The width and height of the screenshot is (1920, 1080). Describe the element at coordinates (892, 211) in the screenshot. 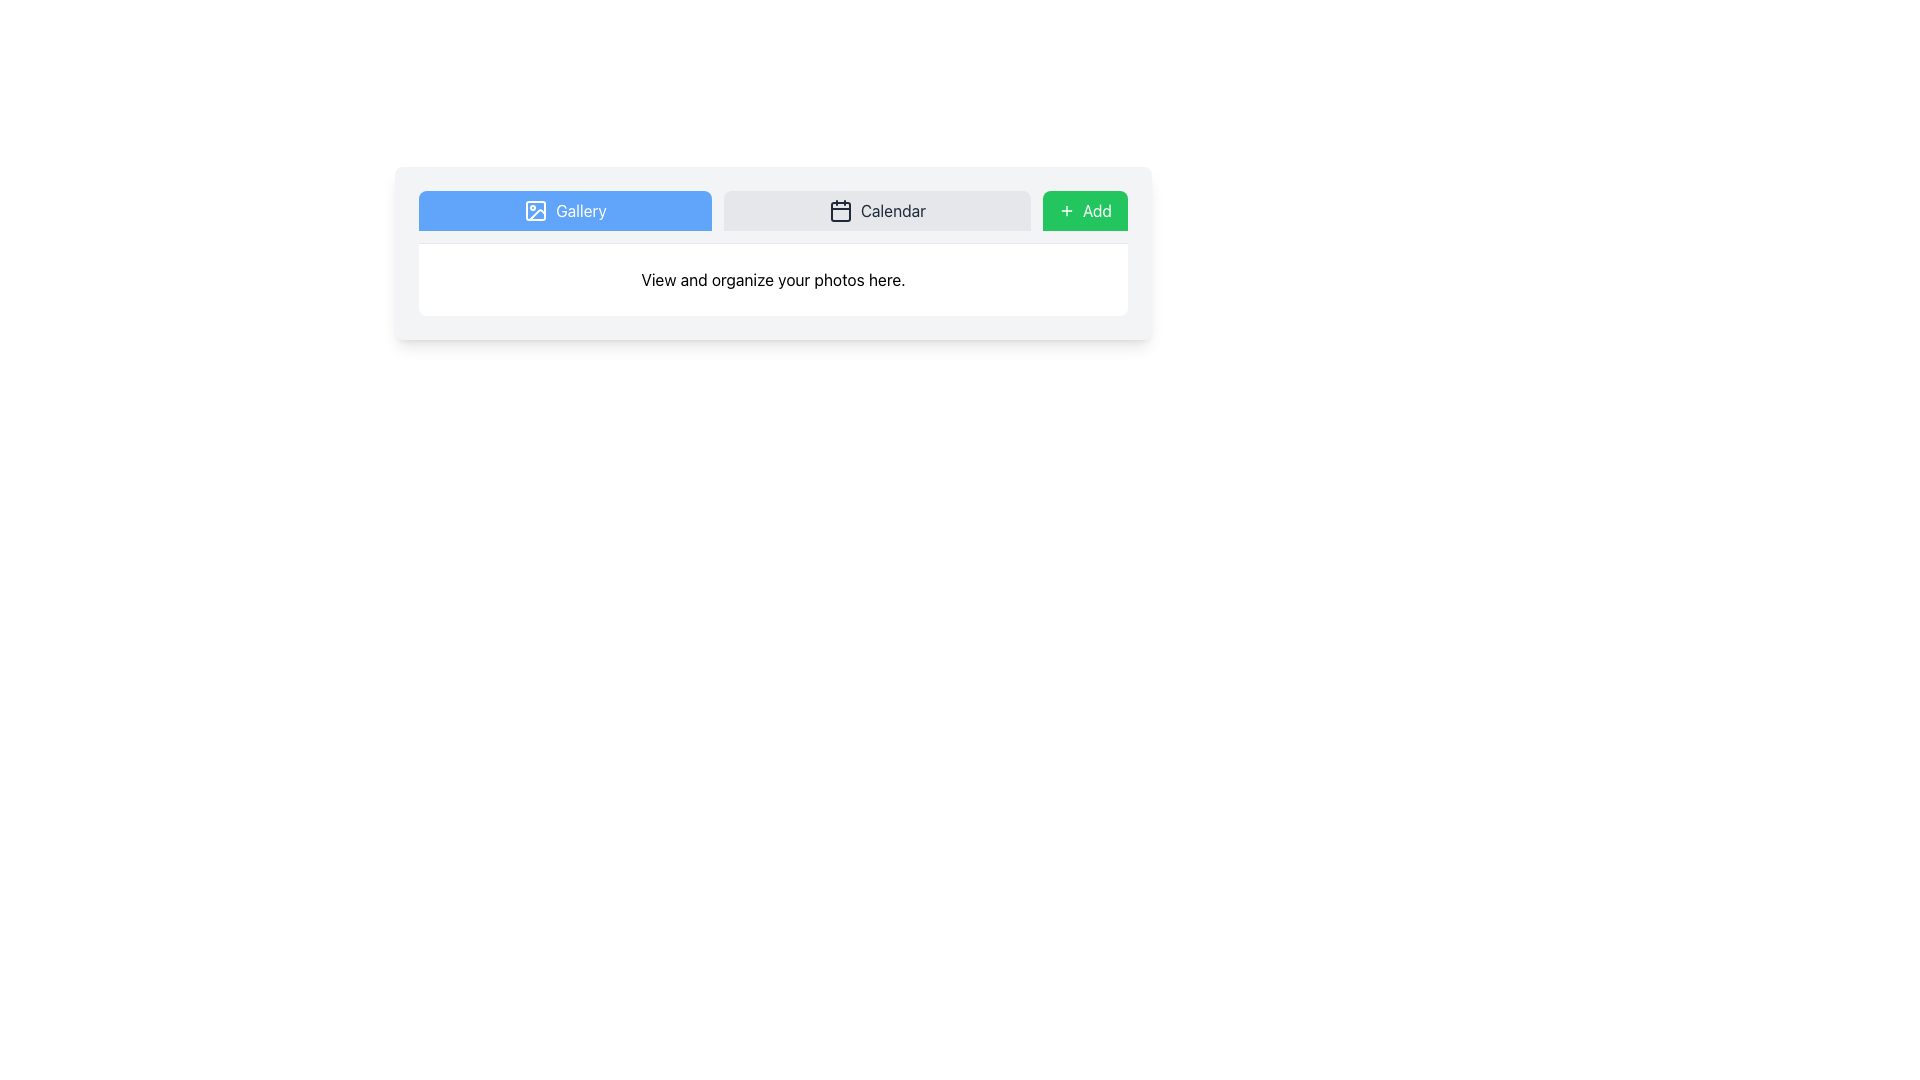

I see `the text label that represents the Calendar feature, which is positioned between the Gallery option and the Add option` at that location.